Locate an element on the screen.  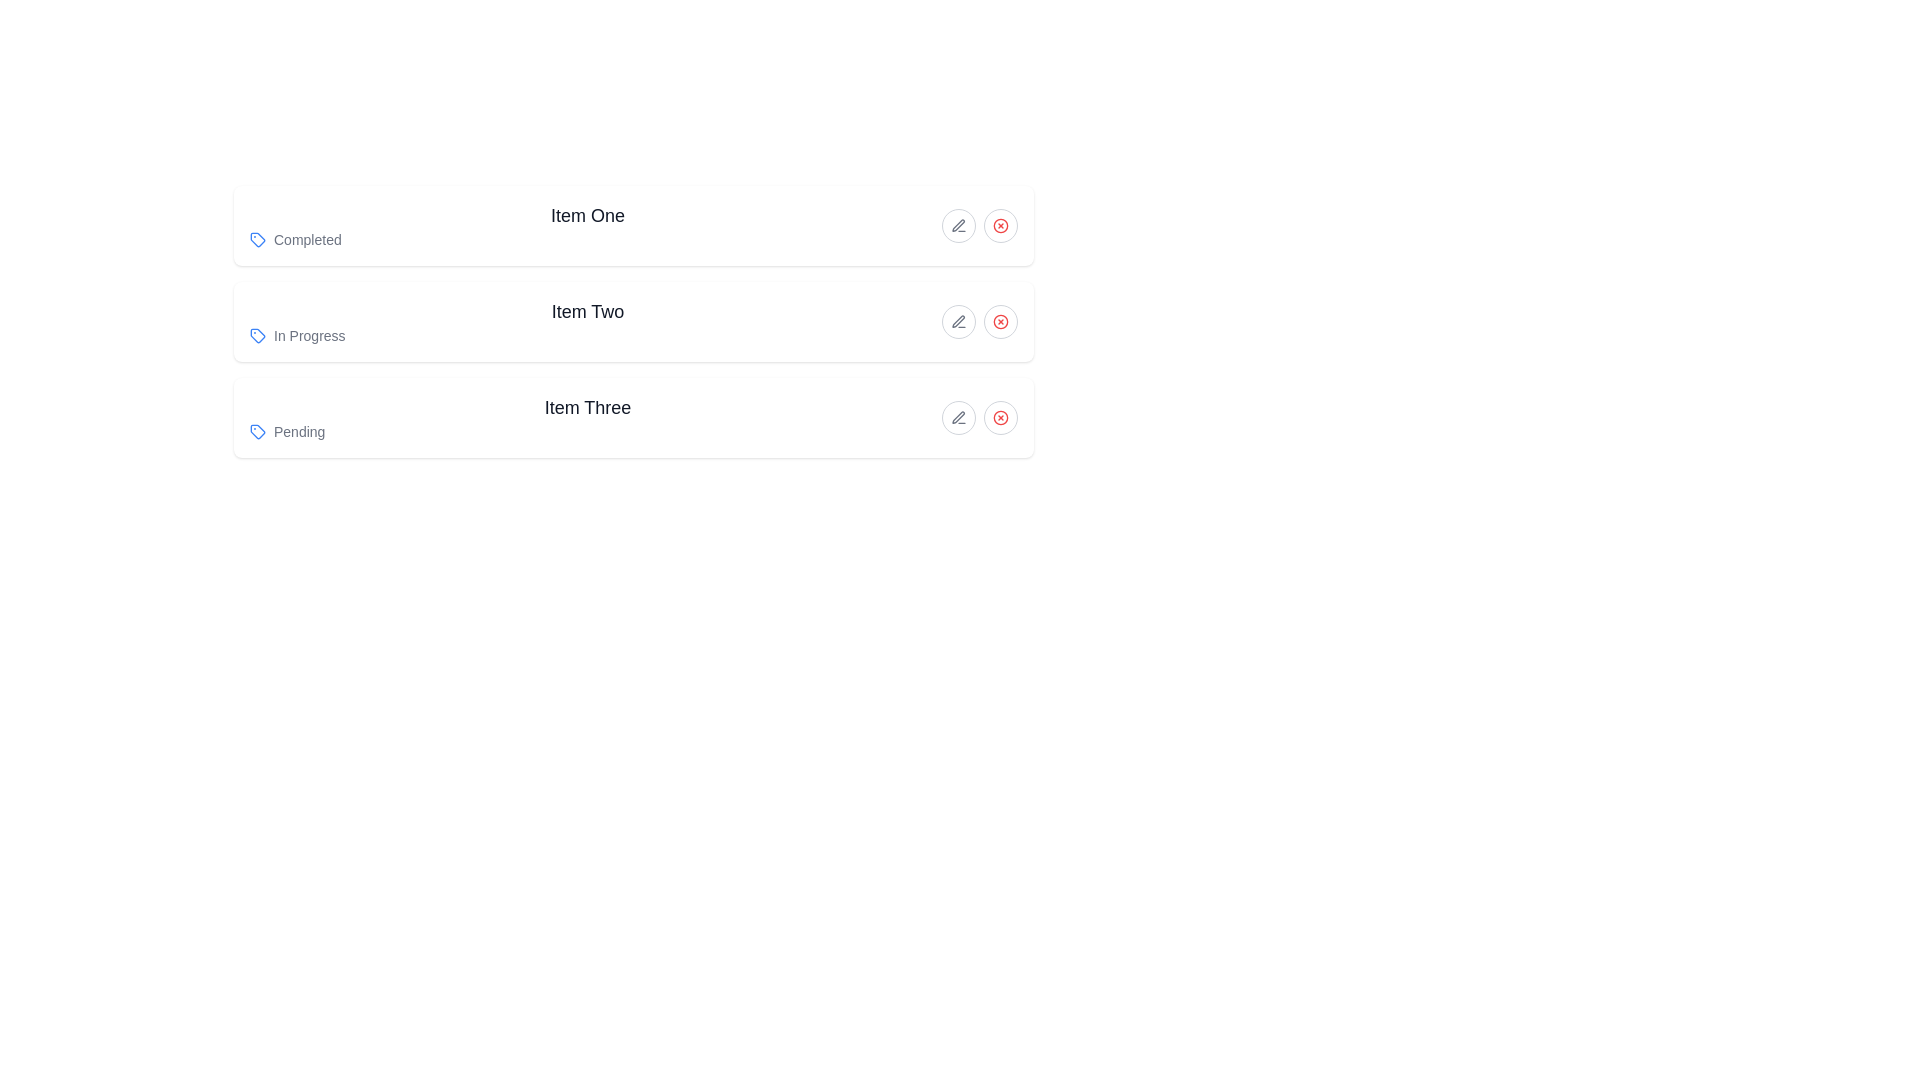
the decorative icon representing the 'Pending' status located in the bottom-left corner of the third item block labeled 'Item Three' is located at coordinates (257, 431).